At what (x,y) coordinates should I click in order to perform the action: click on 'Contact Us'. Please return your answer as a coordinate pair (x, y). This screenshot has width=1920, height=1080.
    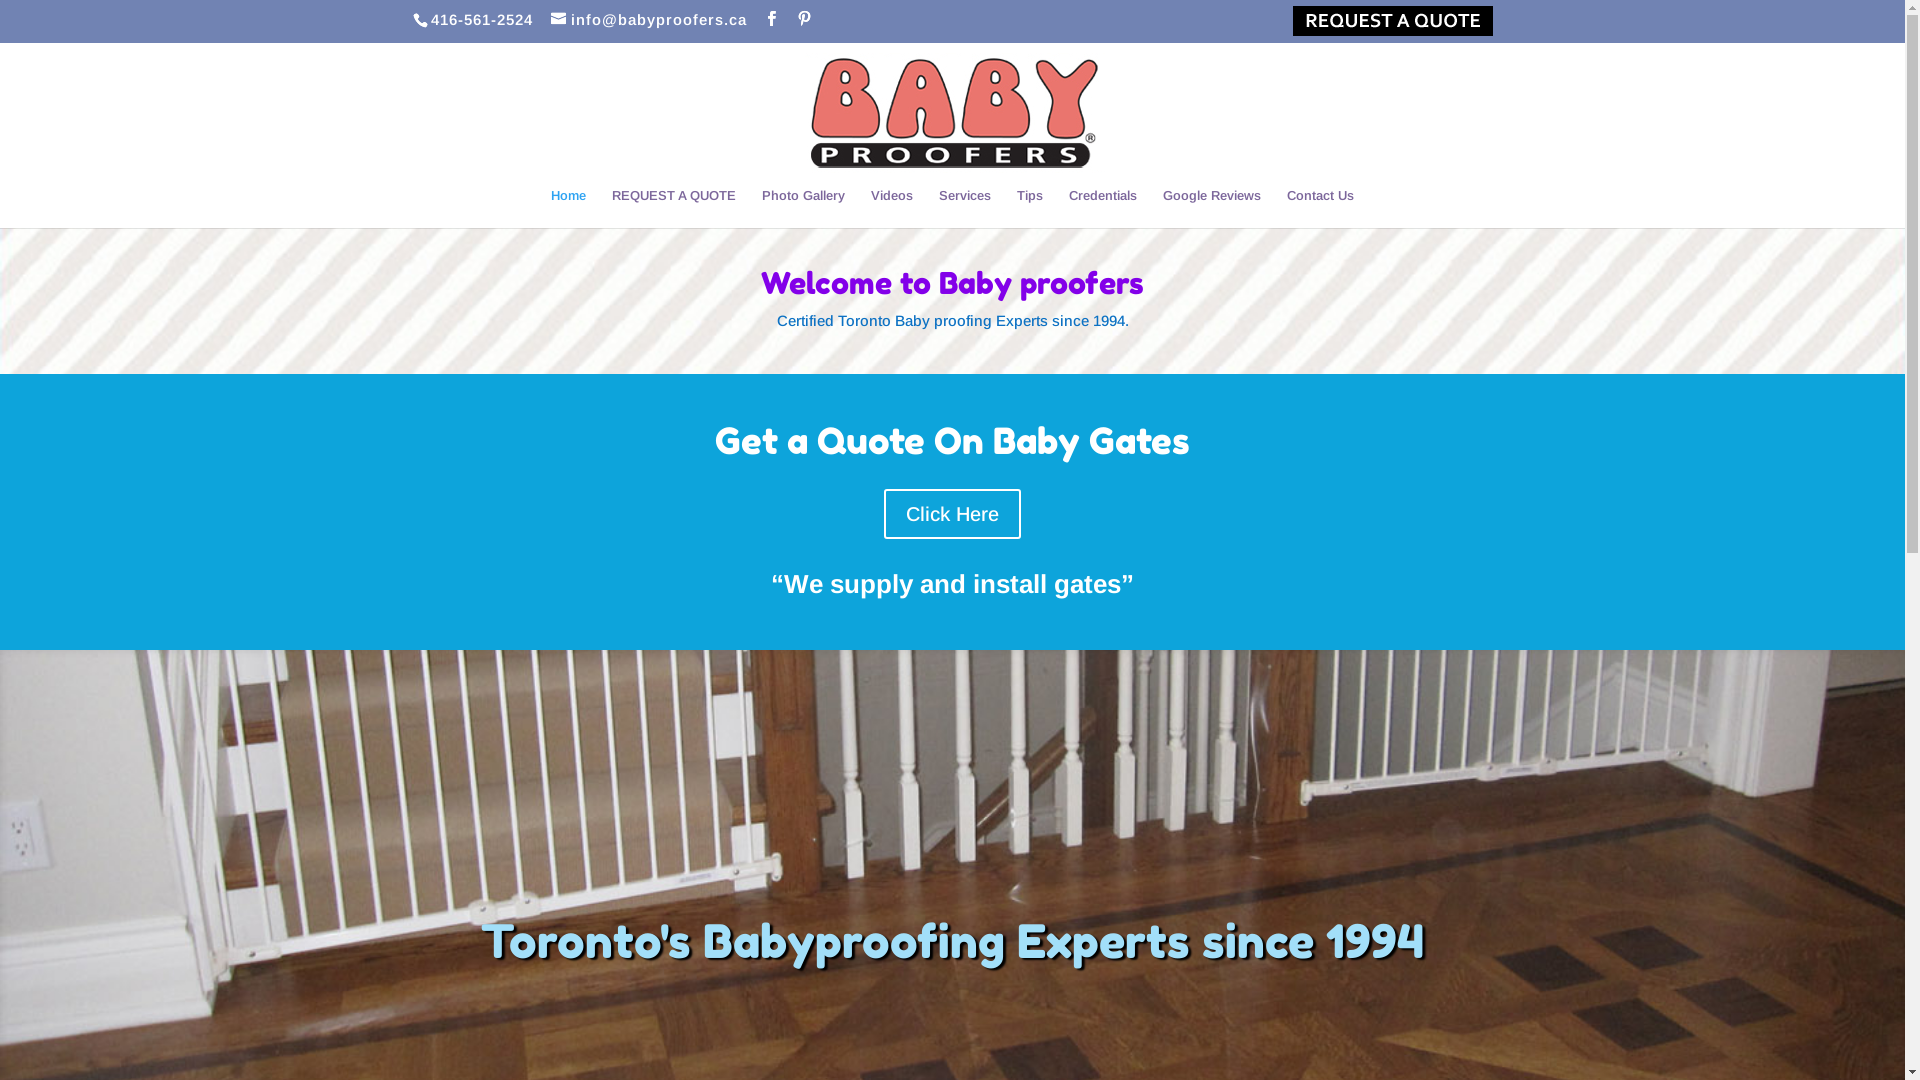
    Looking at the image, I should click on (1286, 208).